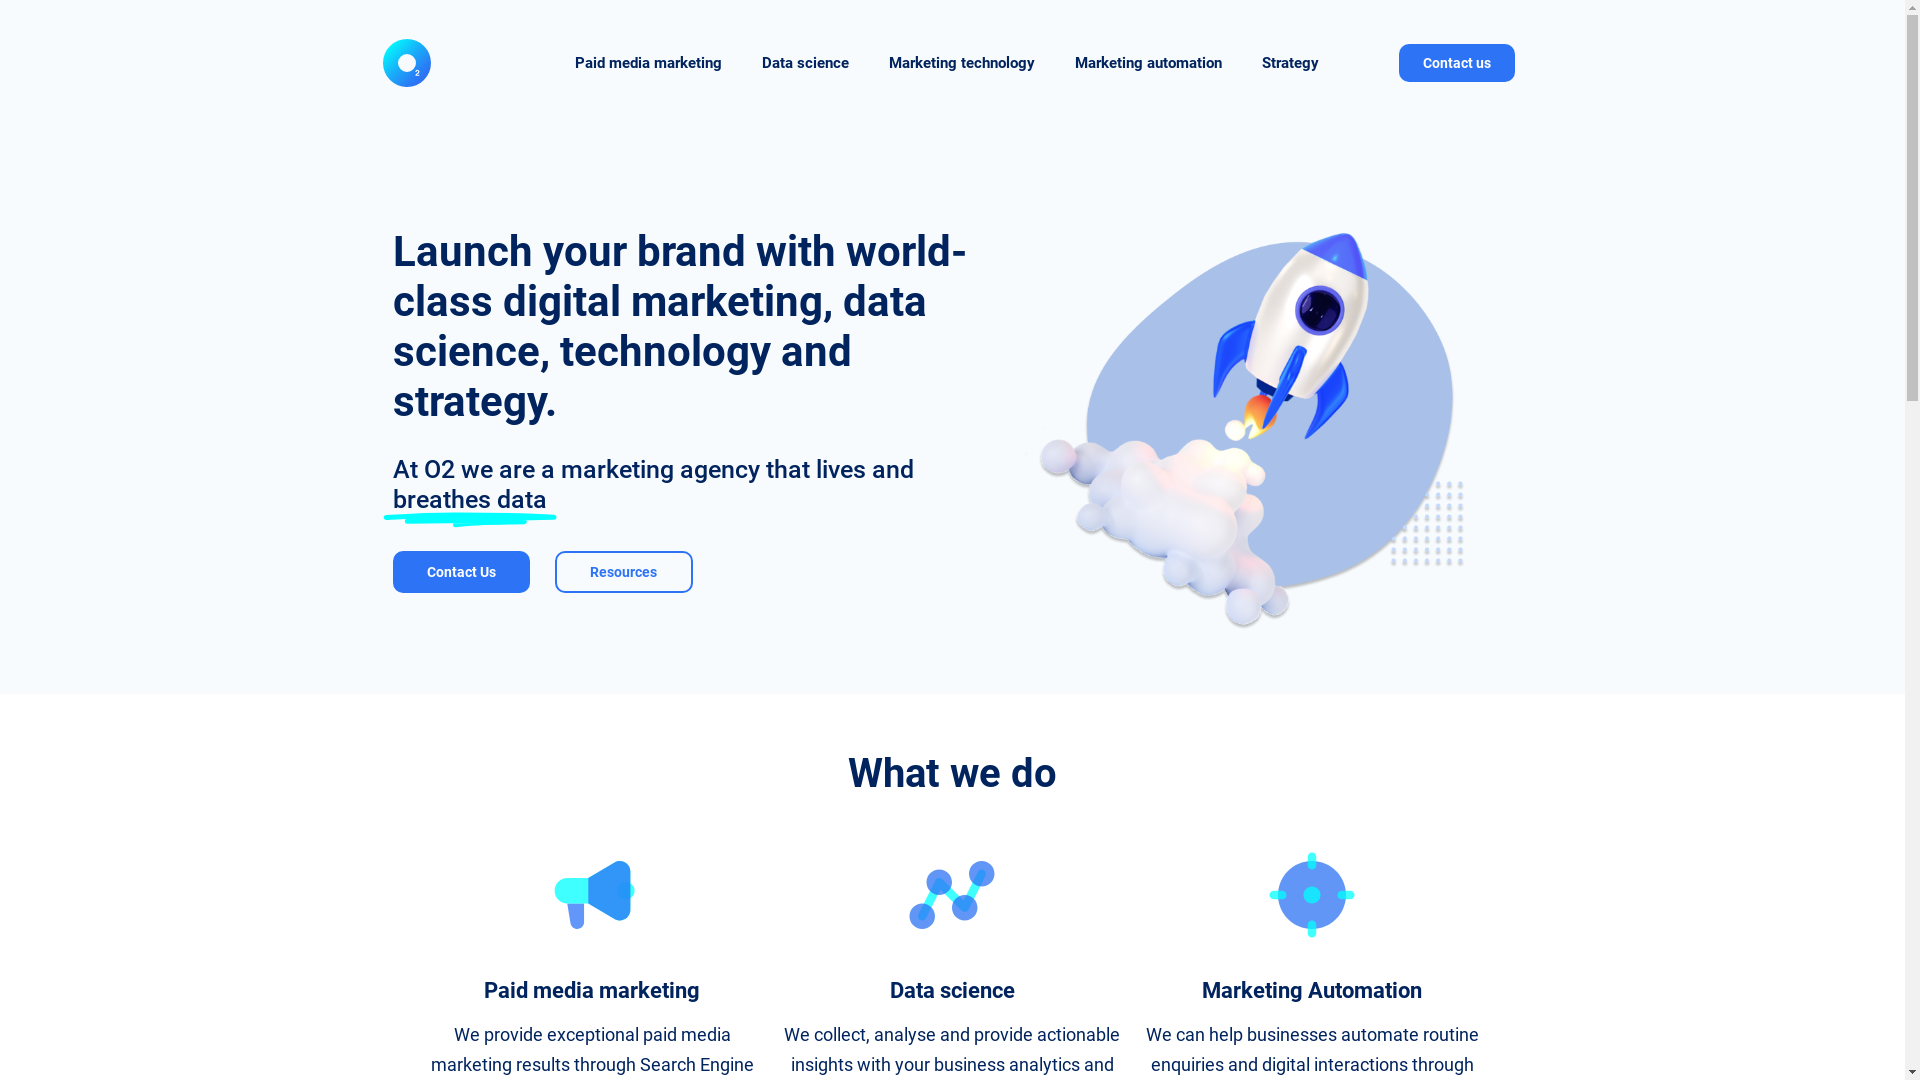  Describe the element at coordinates (623, 571) in the screenshot. I see `'Resources'` at that location.